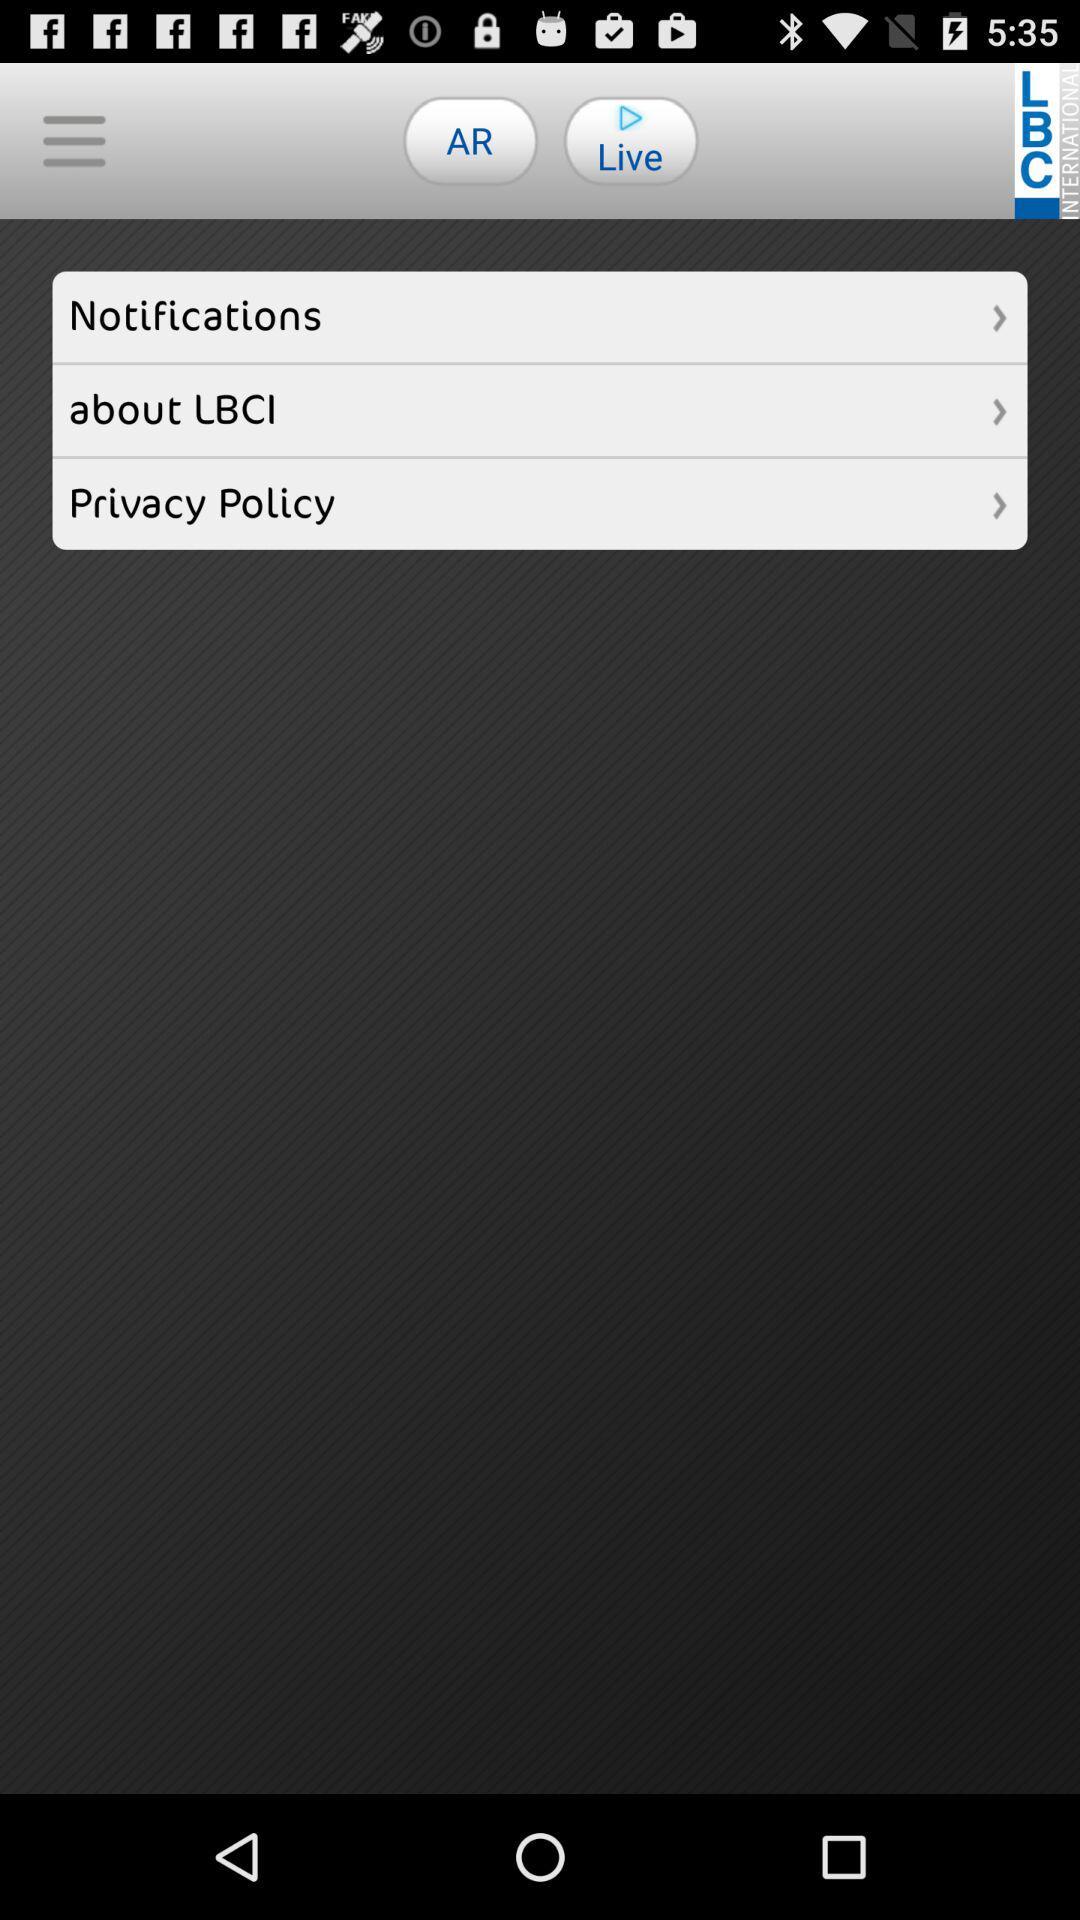  I want to click on privacy policy icon, so click(540, 504).